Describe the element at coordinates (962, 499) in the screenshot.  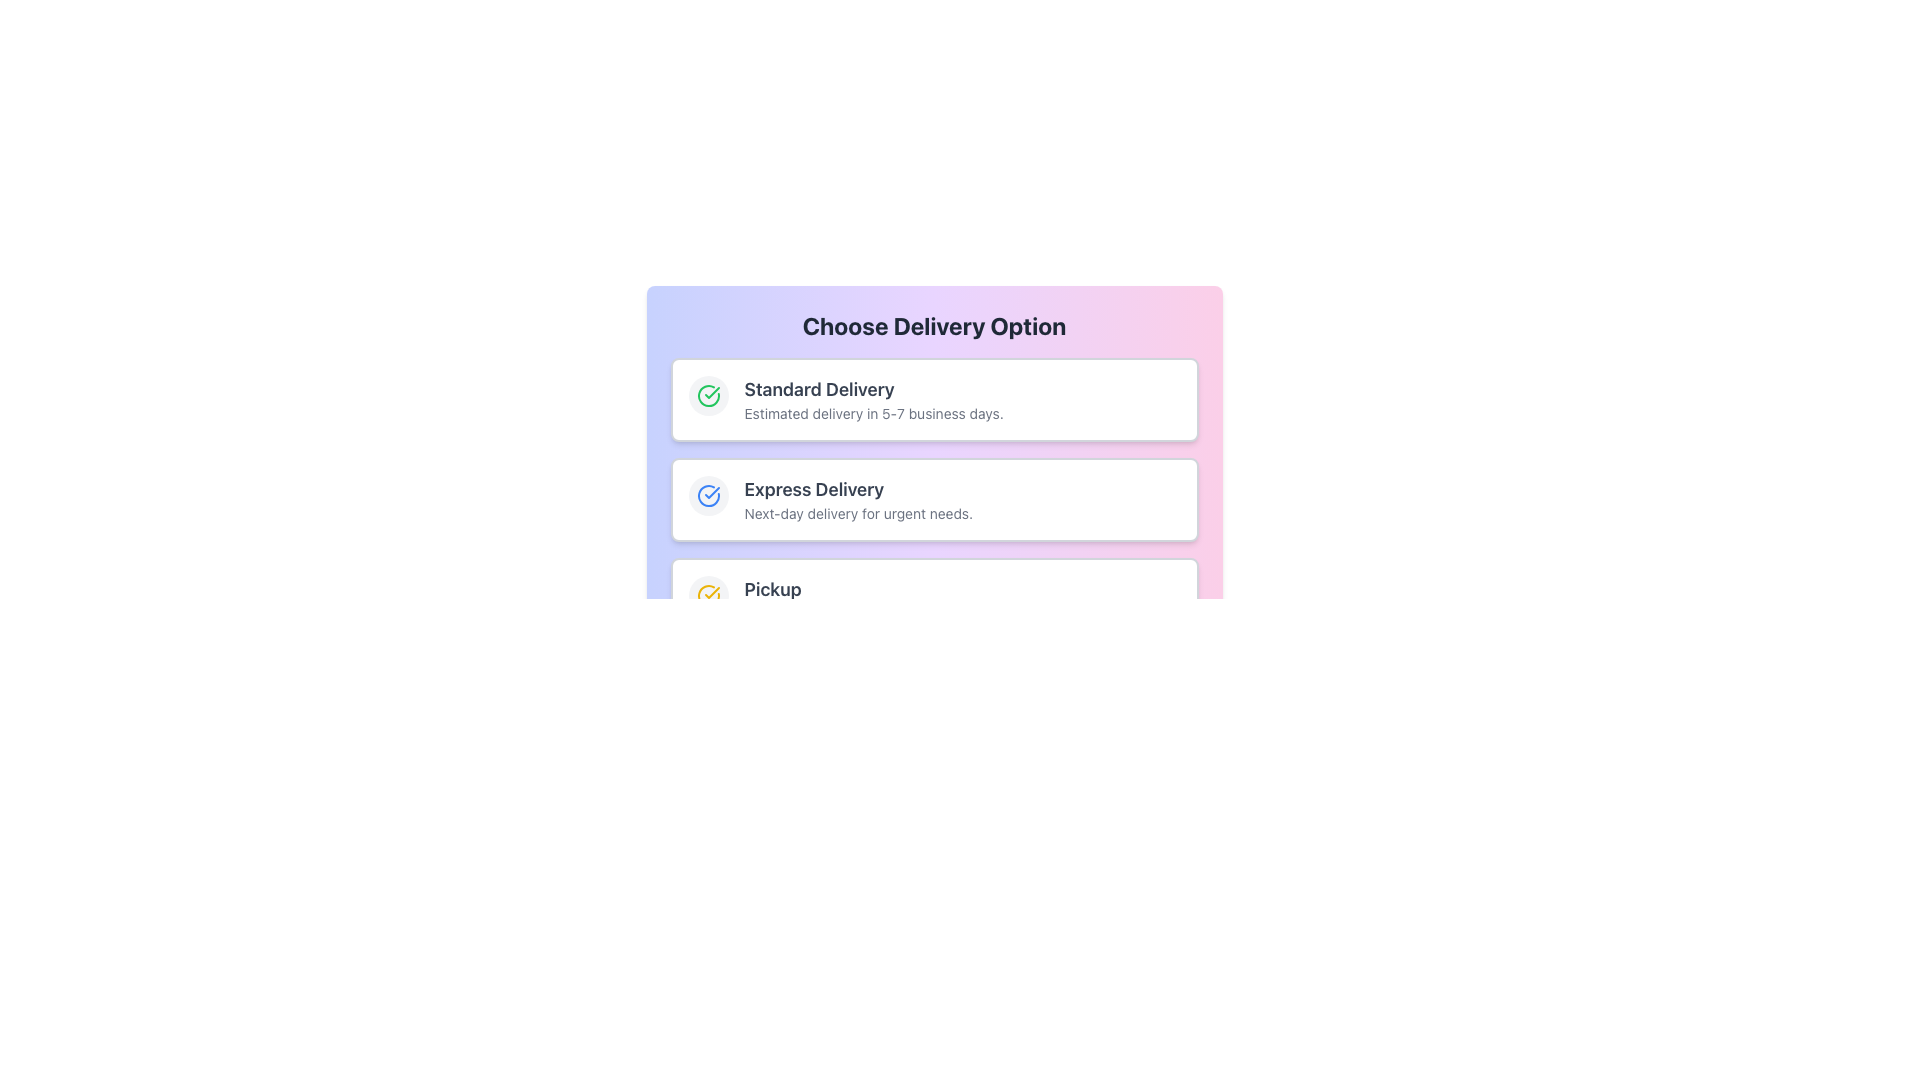
I see `the text block displaying 'Express Delivery' and its description to bring it into view within the scrollable interface` at that location.